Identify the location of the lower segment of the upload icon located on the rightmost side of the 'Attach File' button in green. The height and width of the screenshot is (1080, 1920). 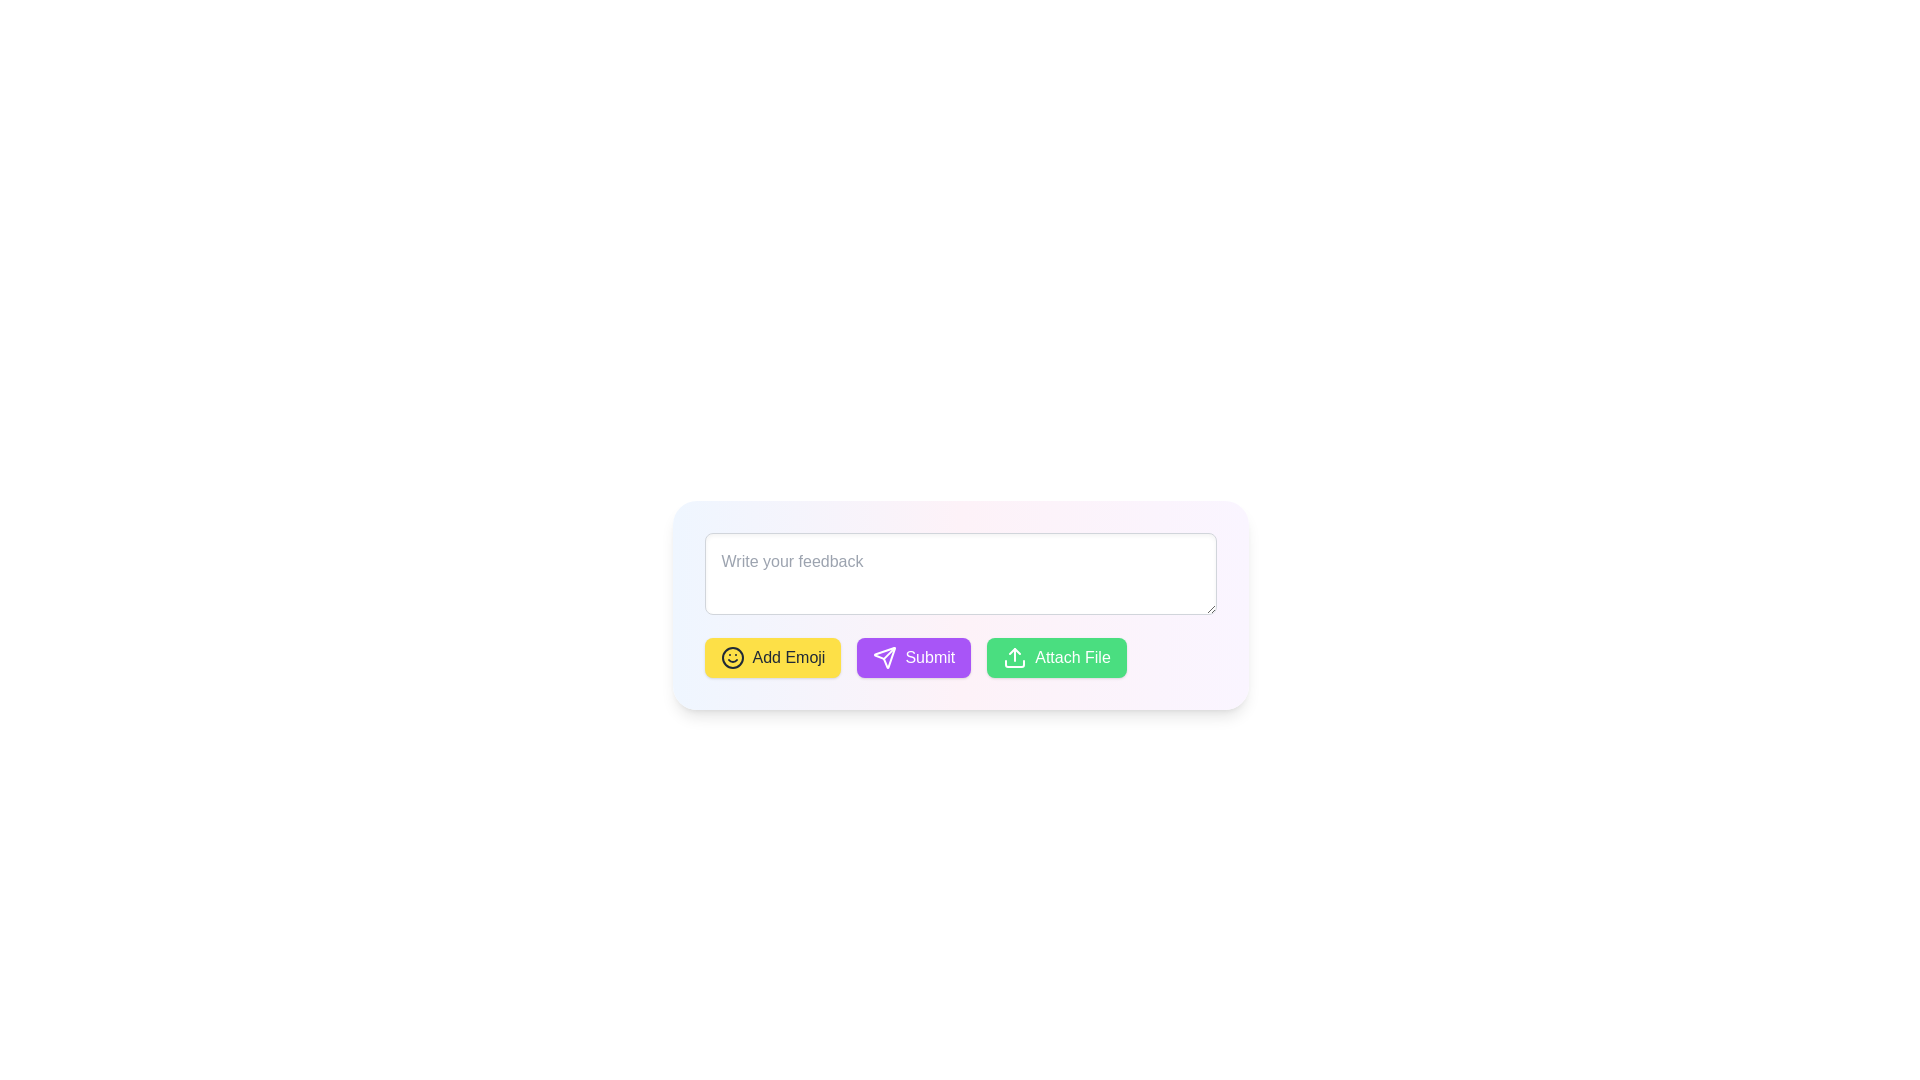
(1015, 663).